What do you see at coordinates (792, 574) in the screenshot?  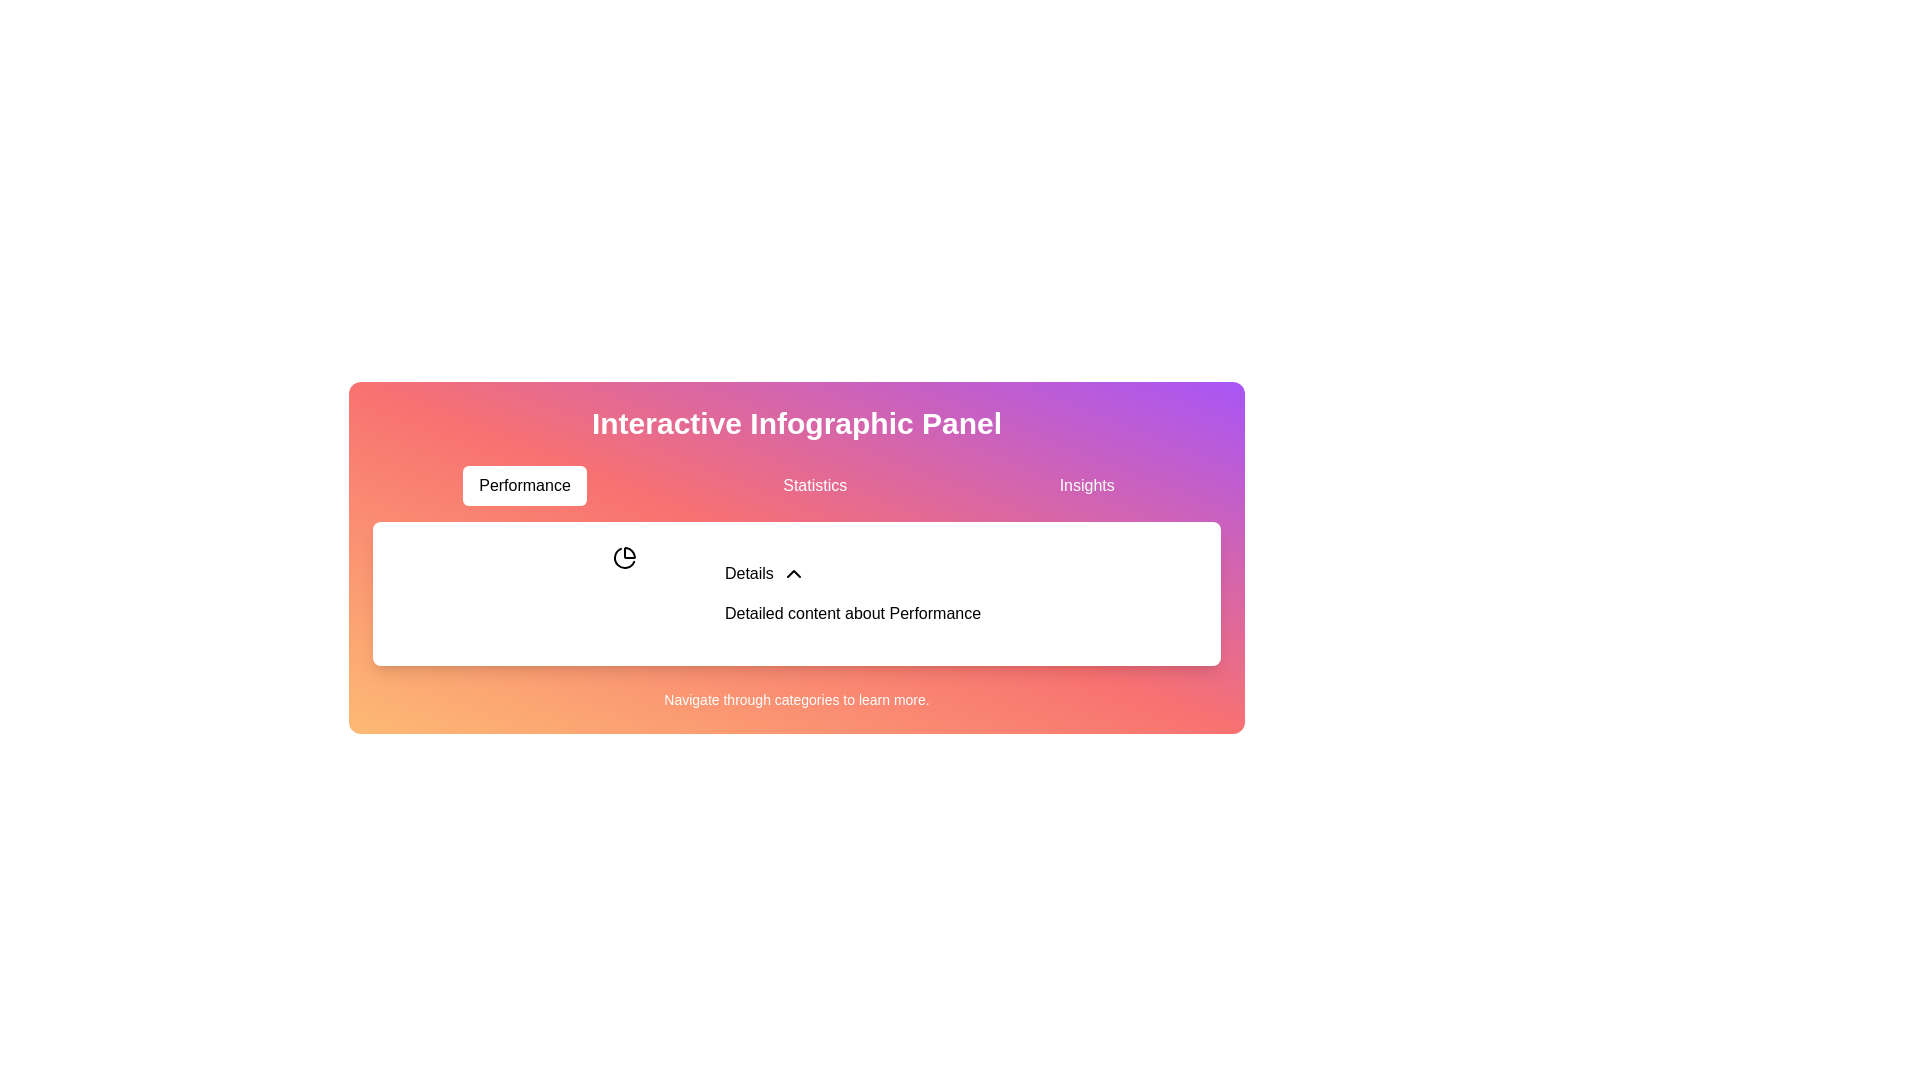 I see `the upward-pointing chevron icon next to the text 'Details'` at bounding box center [792, 574].